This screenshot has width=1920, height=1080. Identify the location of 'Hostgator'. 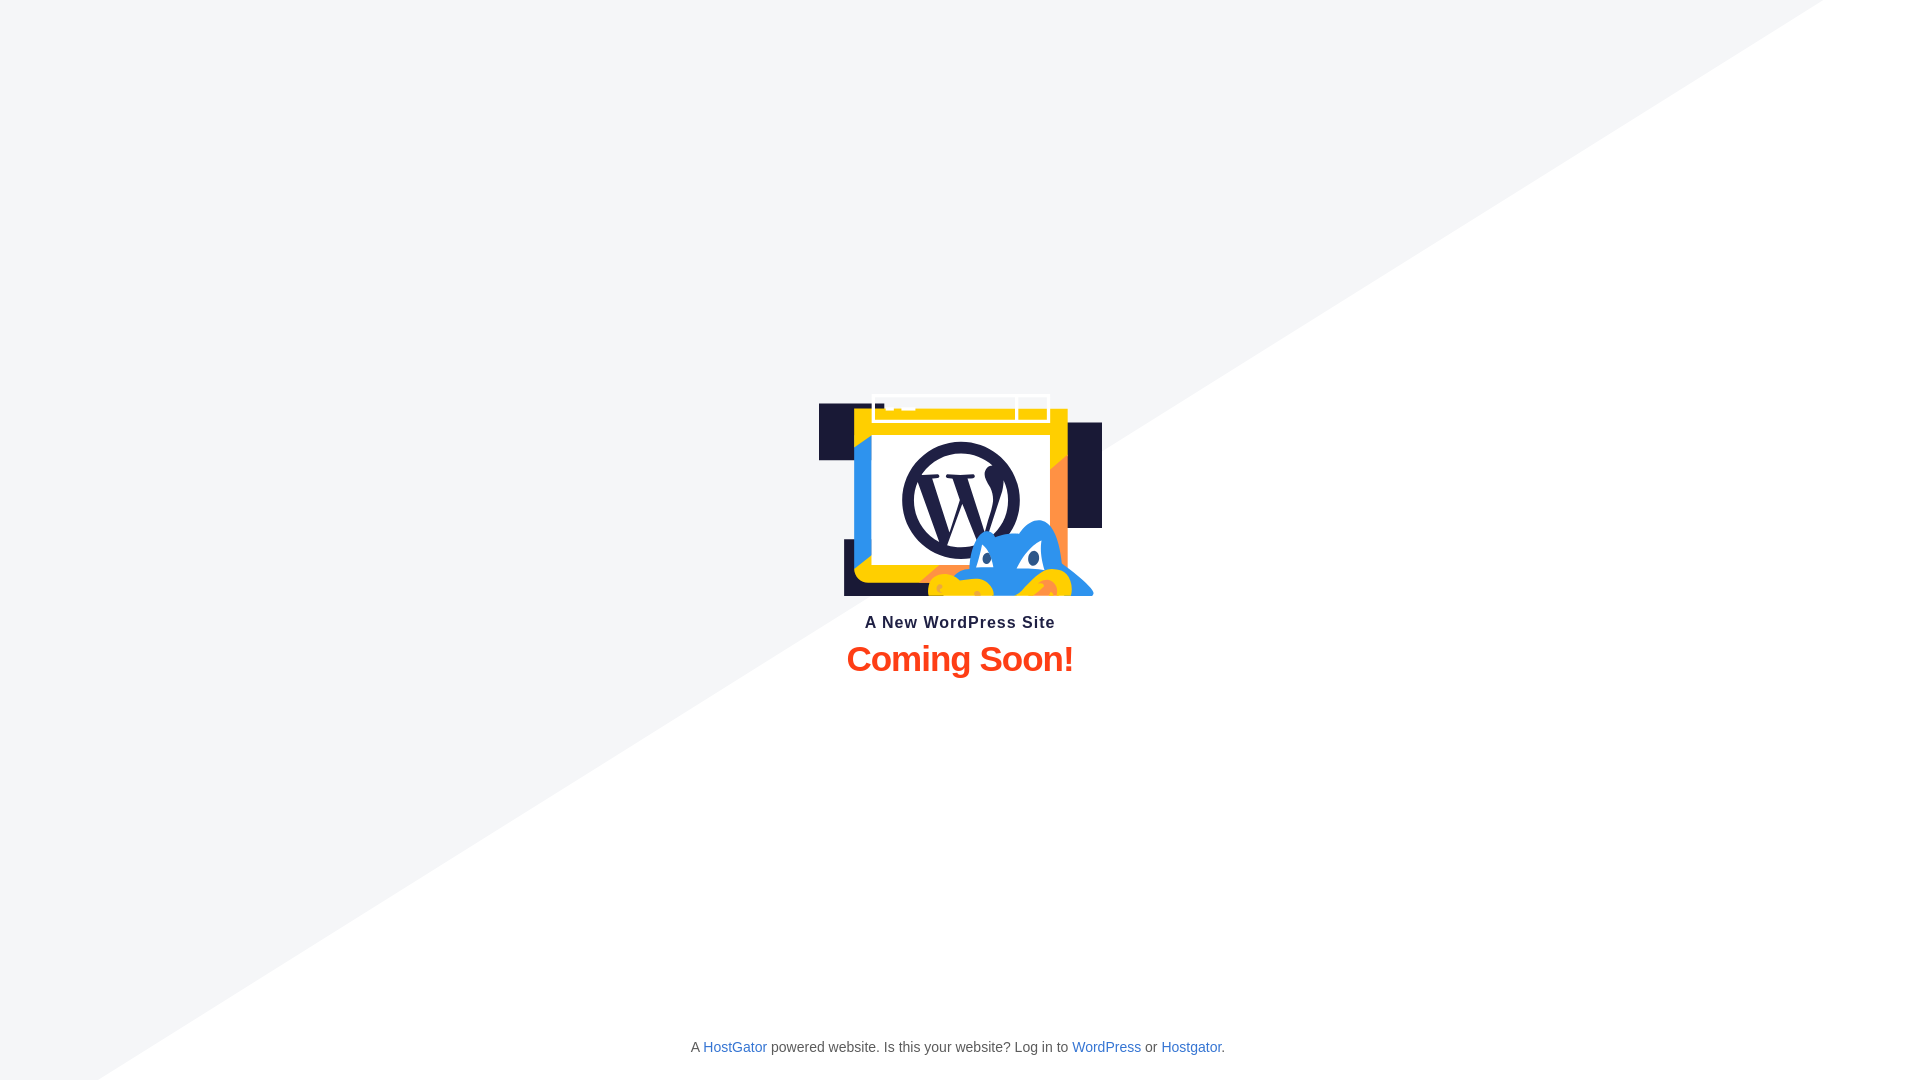
(1161, 1045).